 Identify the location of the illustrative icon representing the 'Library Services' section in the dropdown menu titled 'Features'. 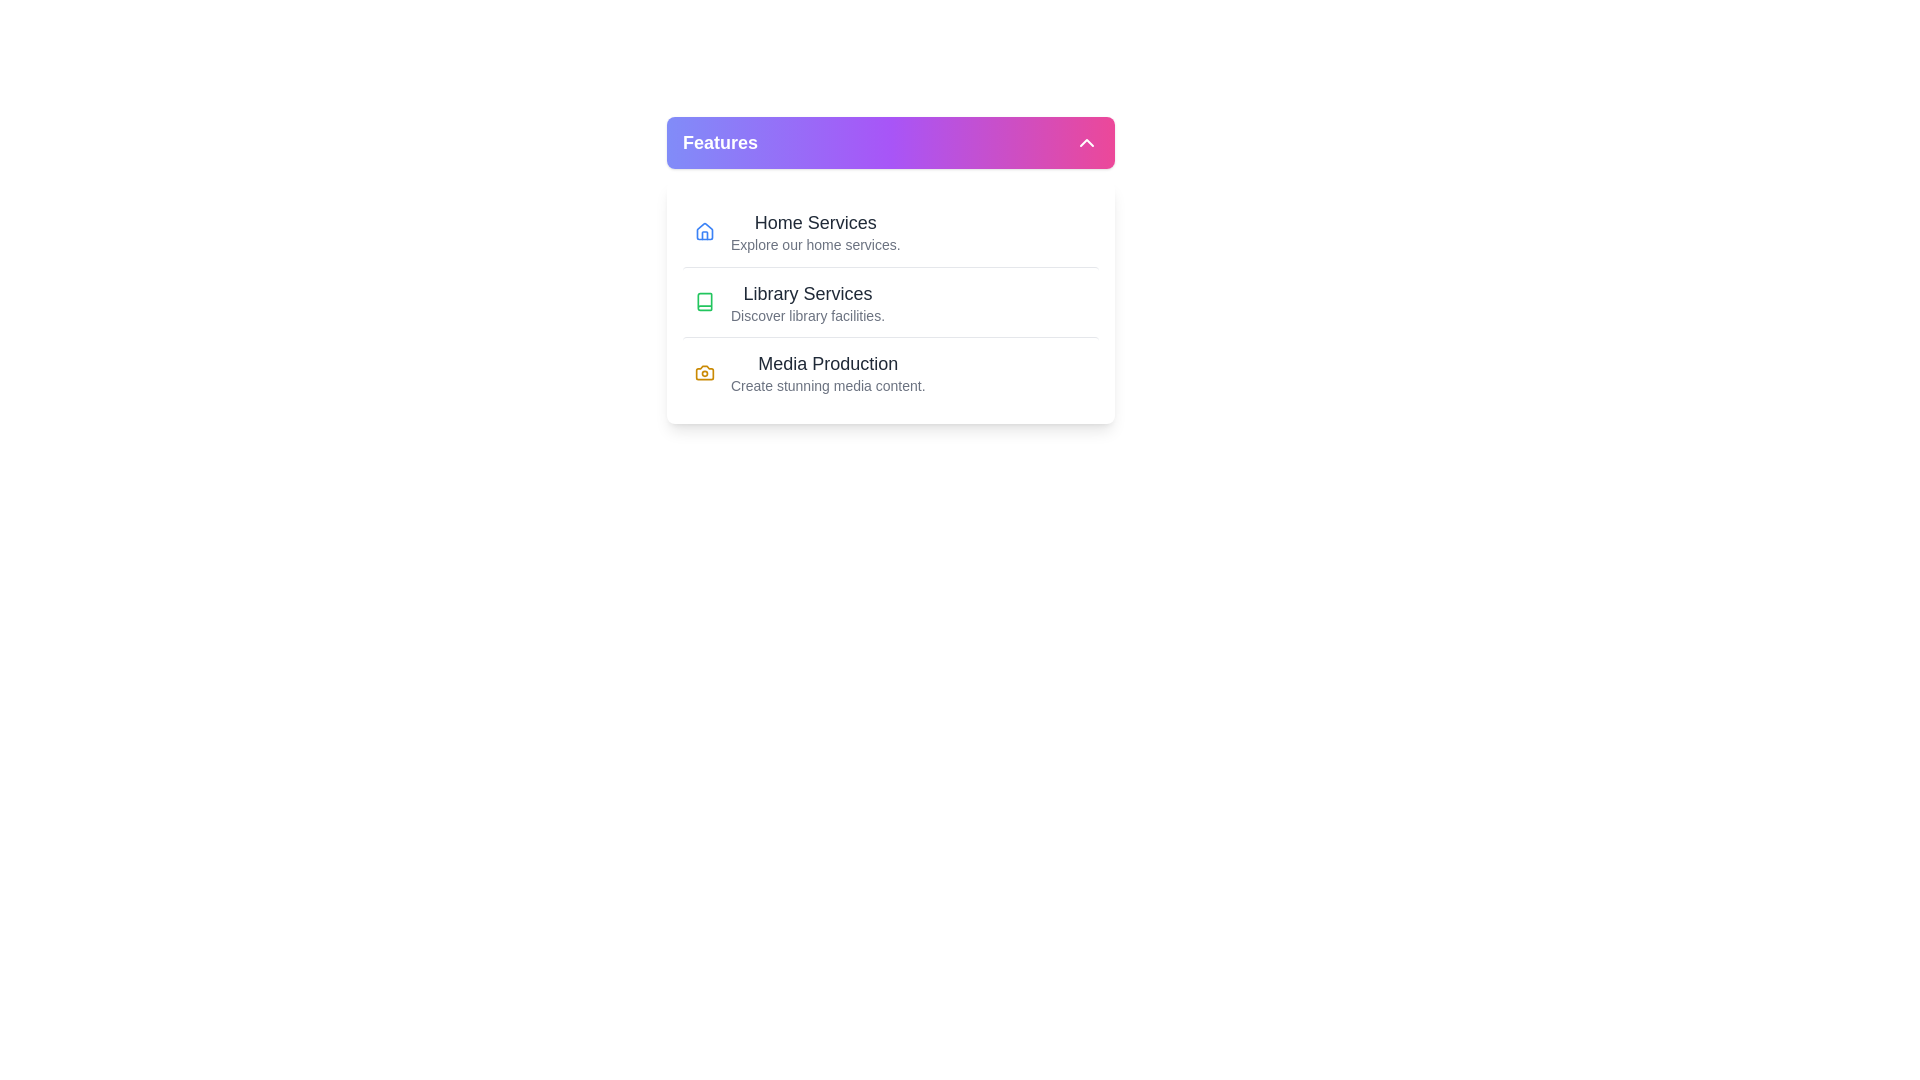
(705, 301).